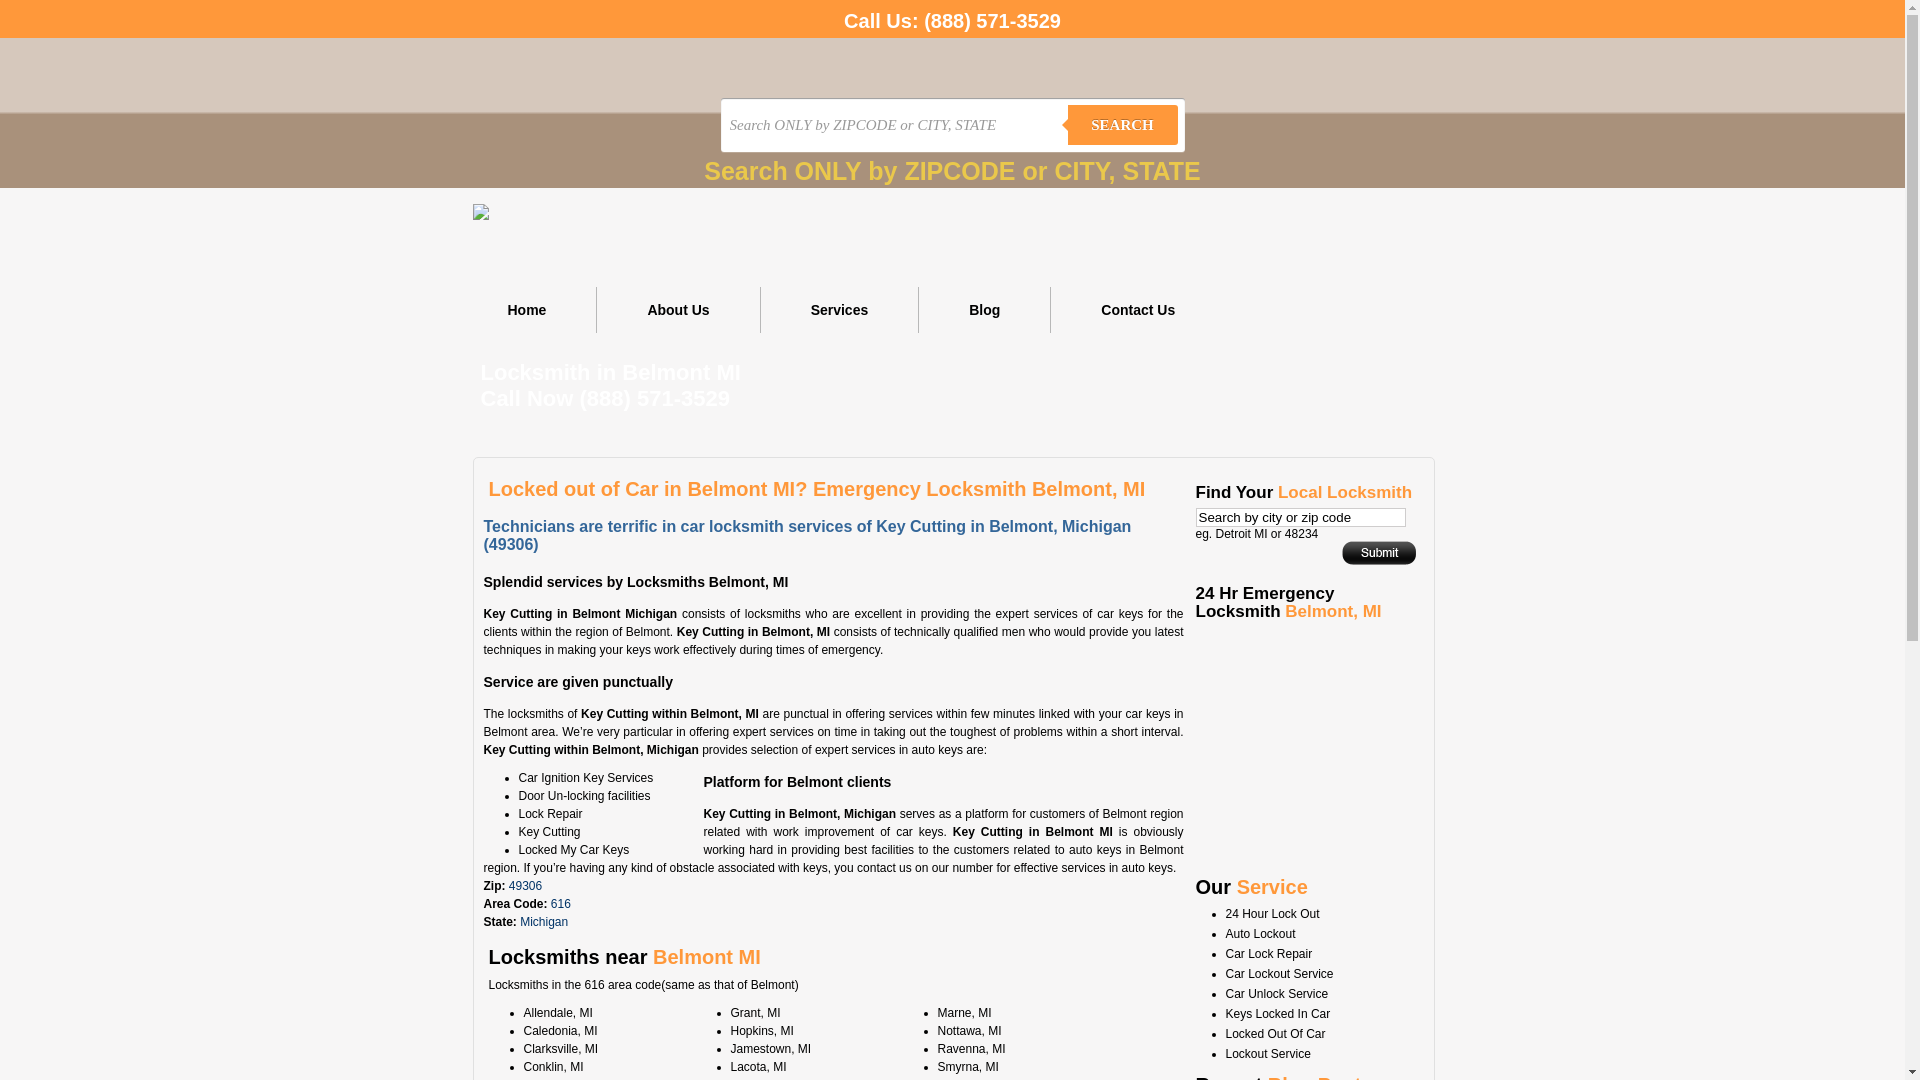  I want to click on 'Lacota, MI', so click(757, 1066).